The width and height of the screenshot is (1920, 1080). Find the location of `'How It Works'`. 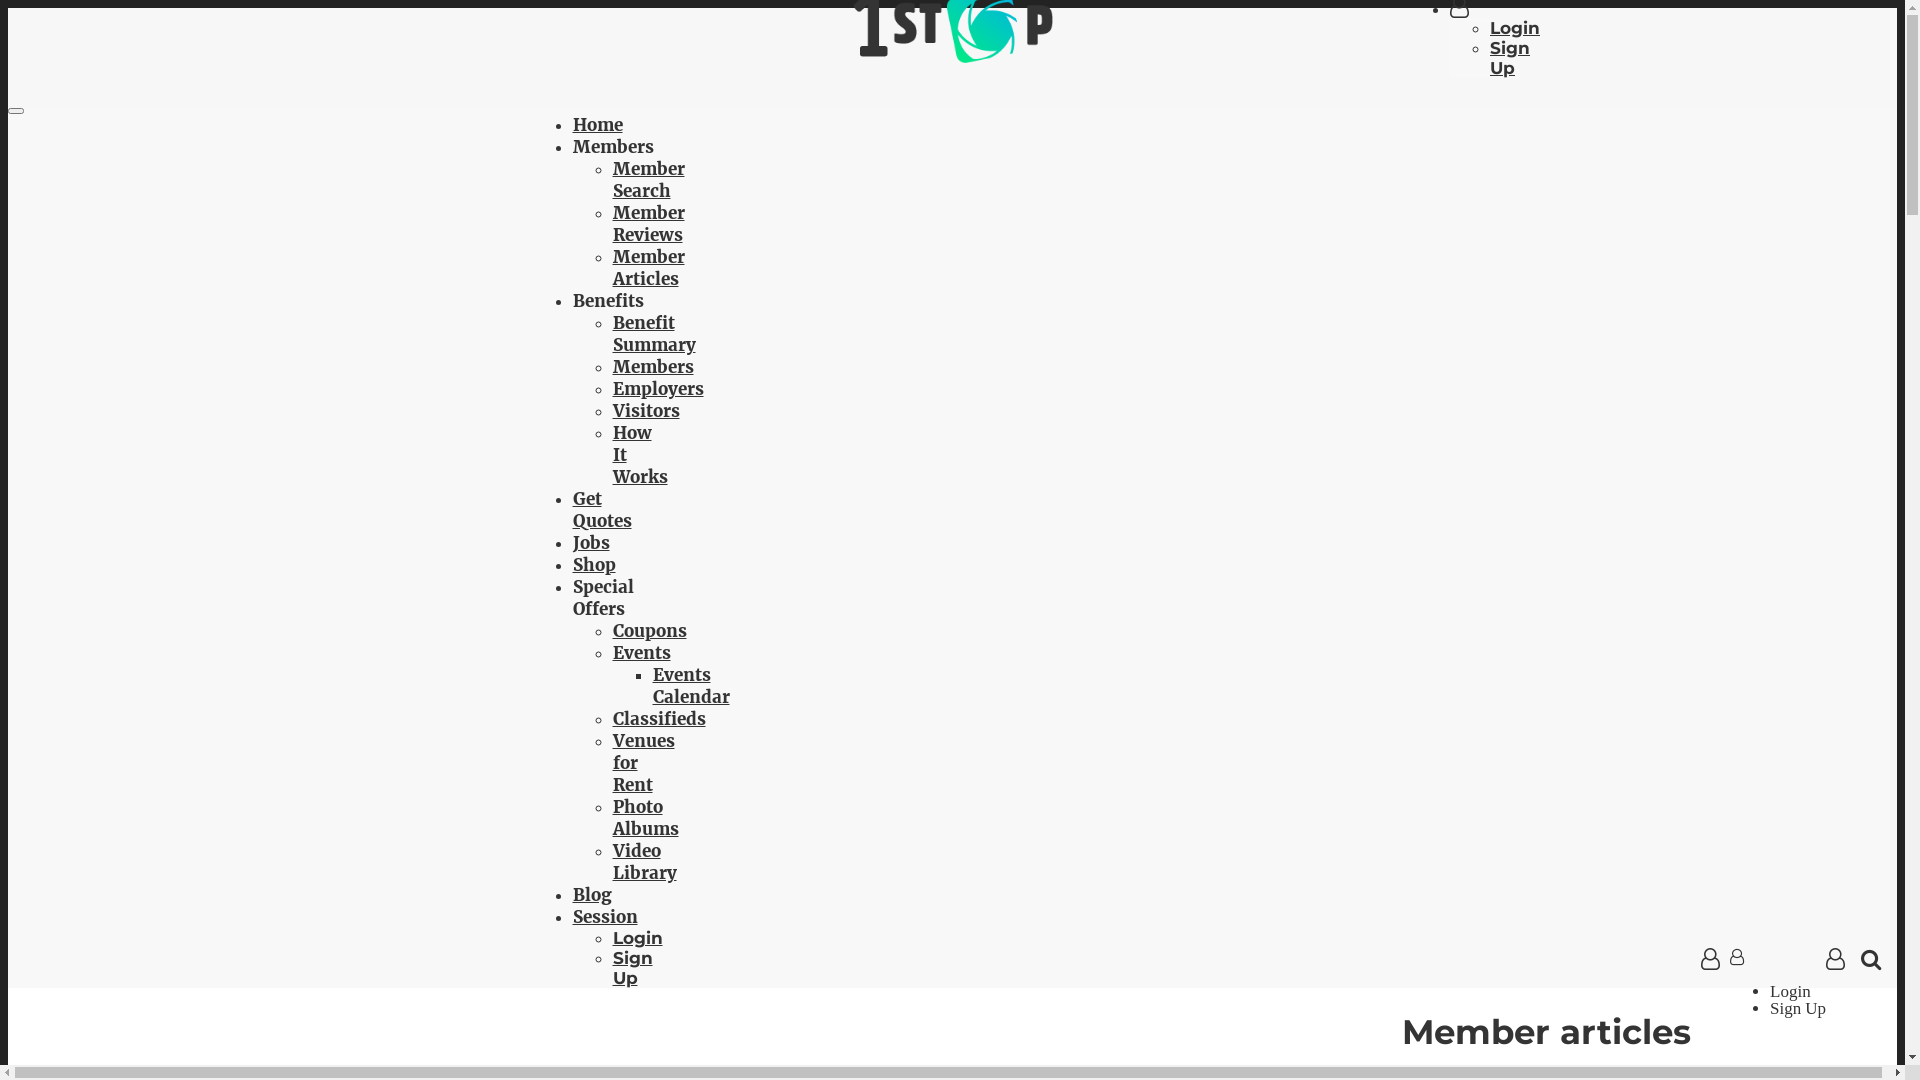

'How It Works' is located at coordinates (610, 455).